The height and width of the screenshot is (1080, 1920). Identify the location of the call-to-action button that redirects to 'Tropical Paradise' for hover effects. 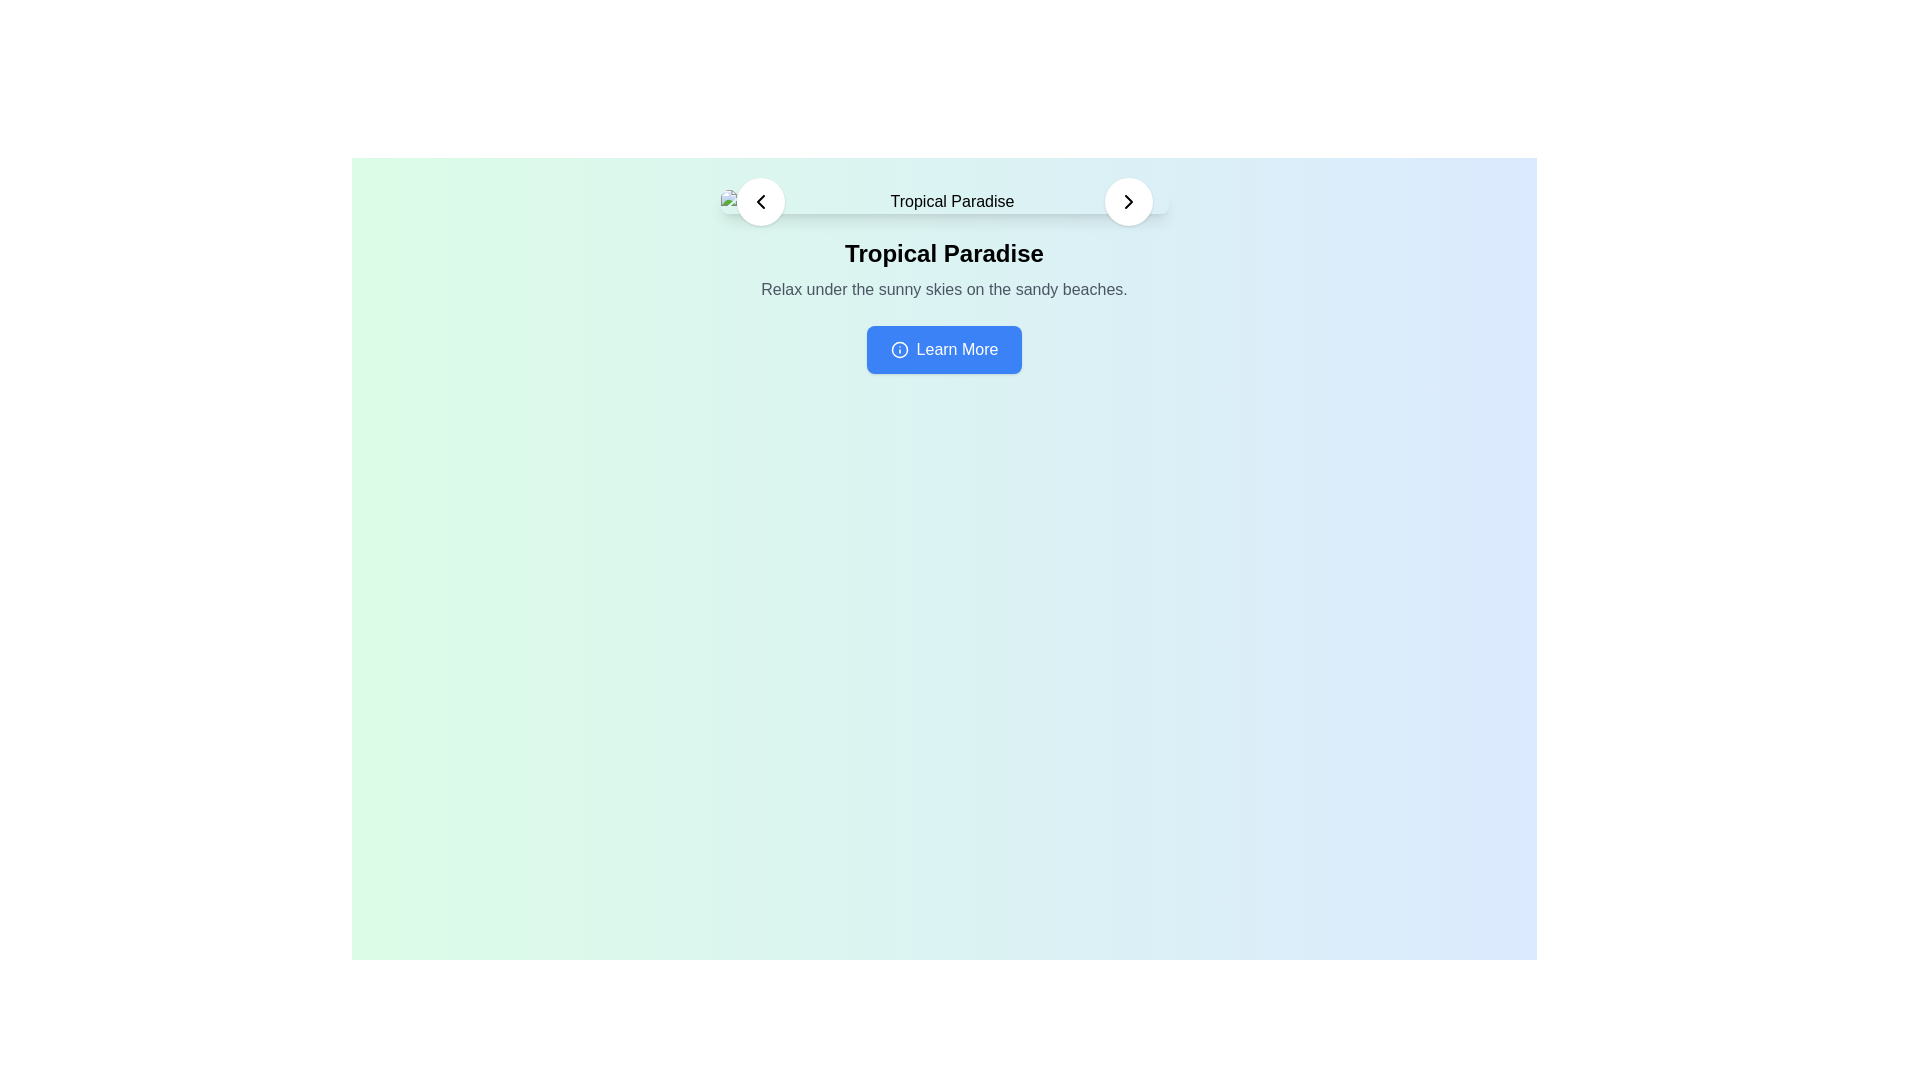
(943, 349).